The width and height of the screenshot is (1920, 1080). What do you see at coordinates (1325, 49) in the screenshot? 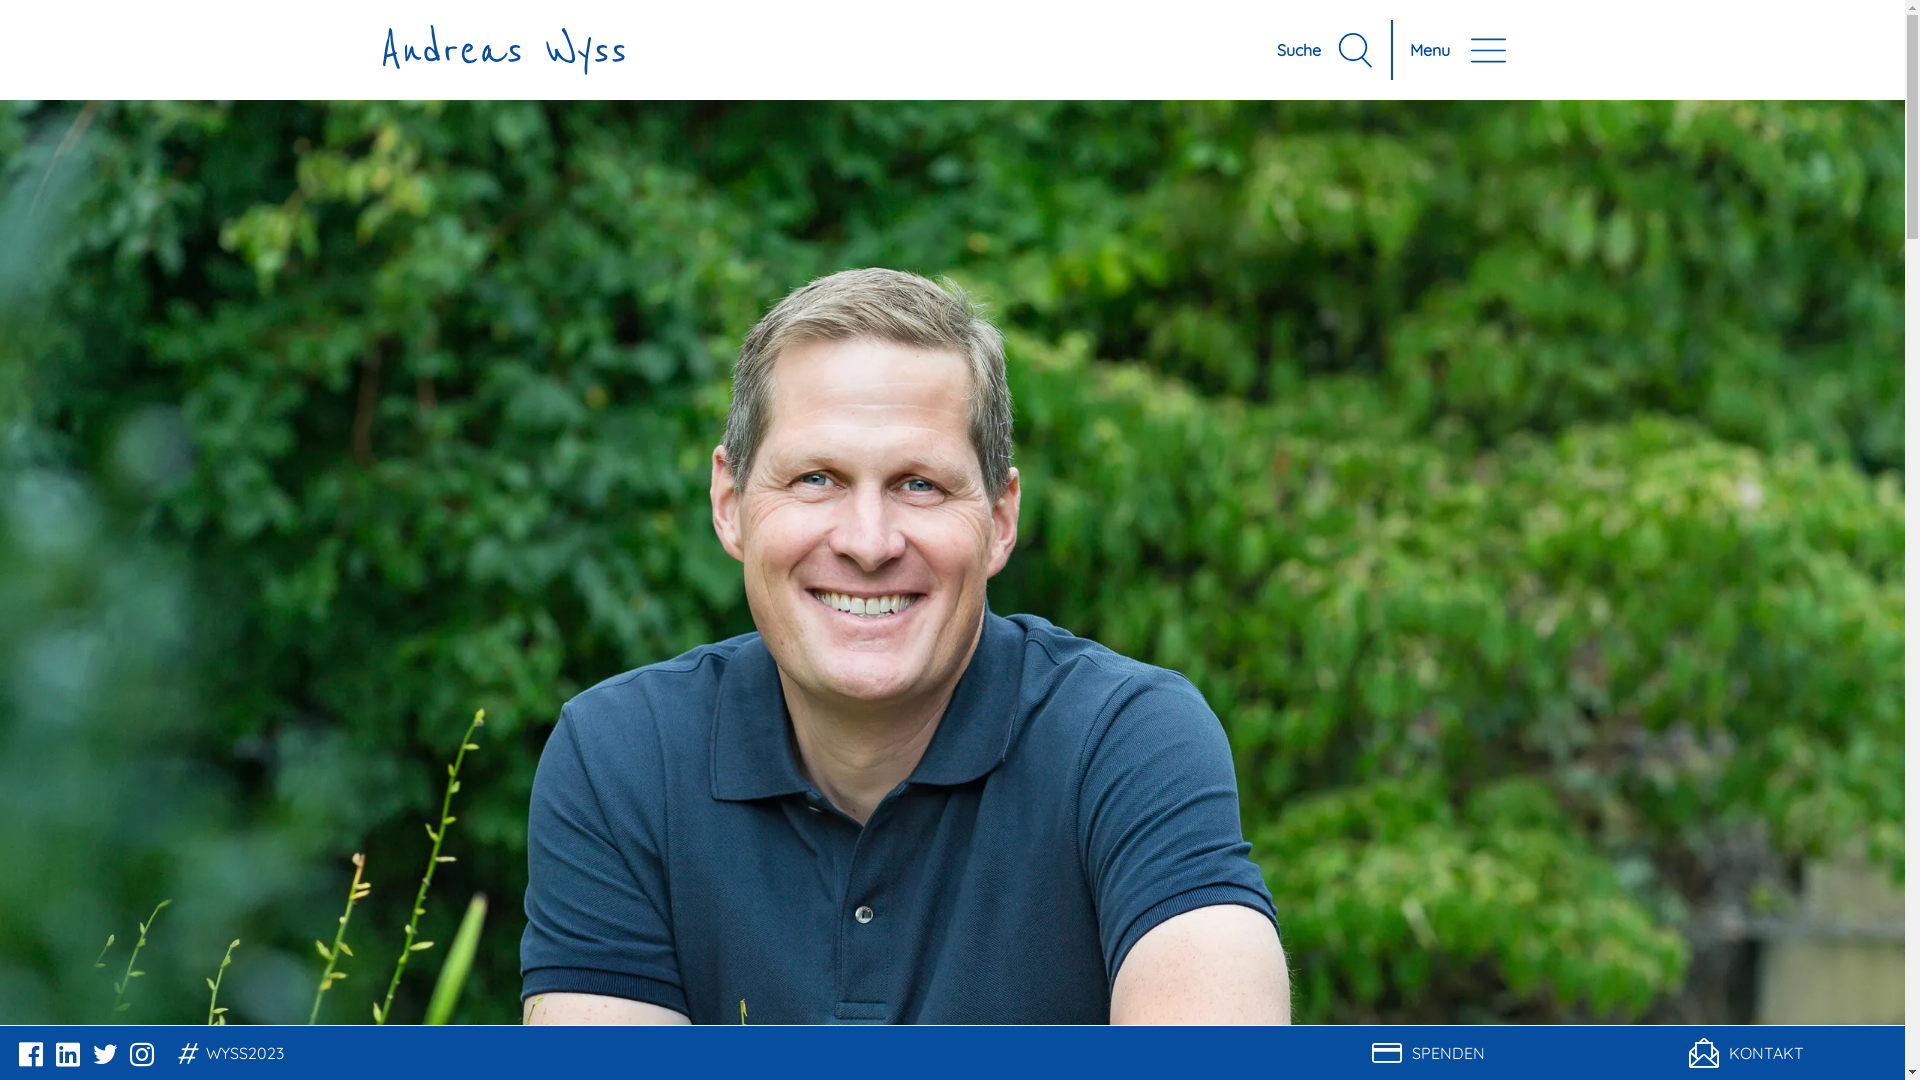
I see `'Suche'` at bounding box center [1325, 49].